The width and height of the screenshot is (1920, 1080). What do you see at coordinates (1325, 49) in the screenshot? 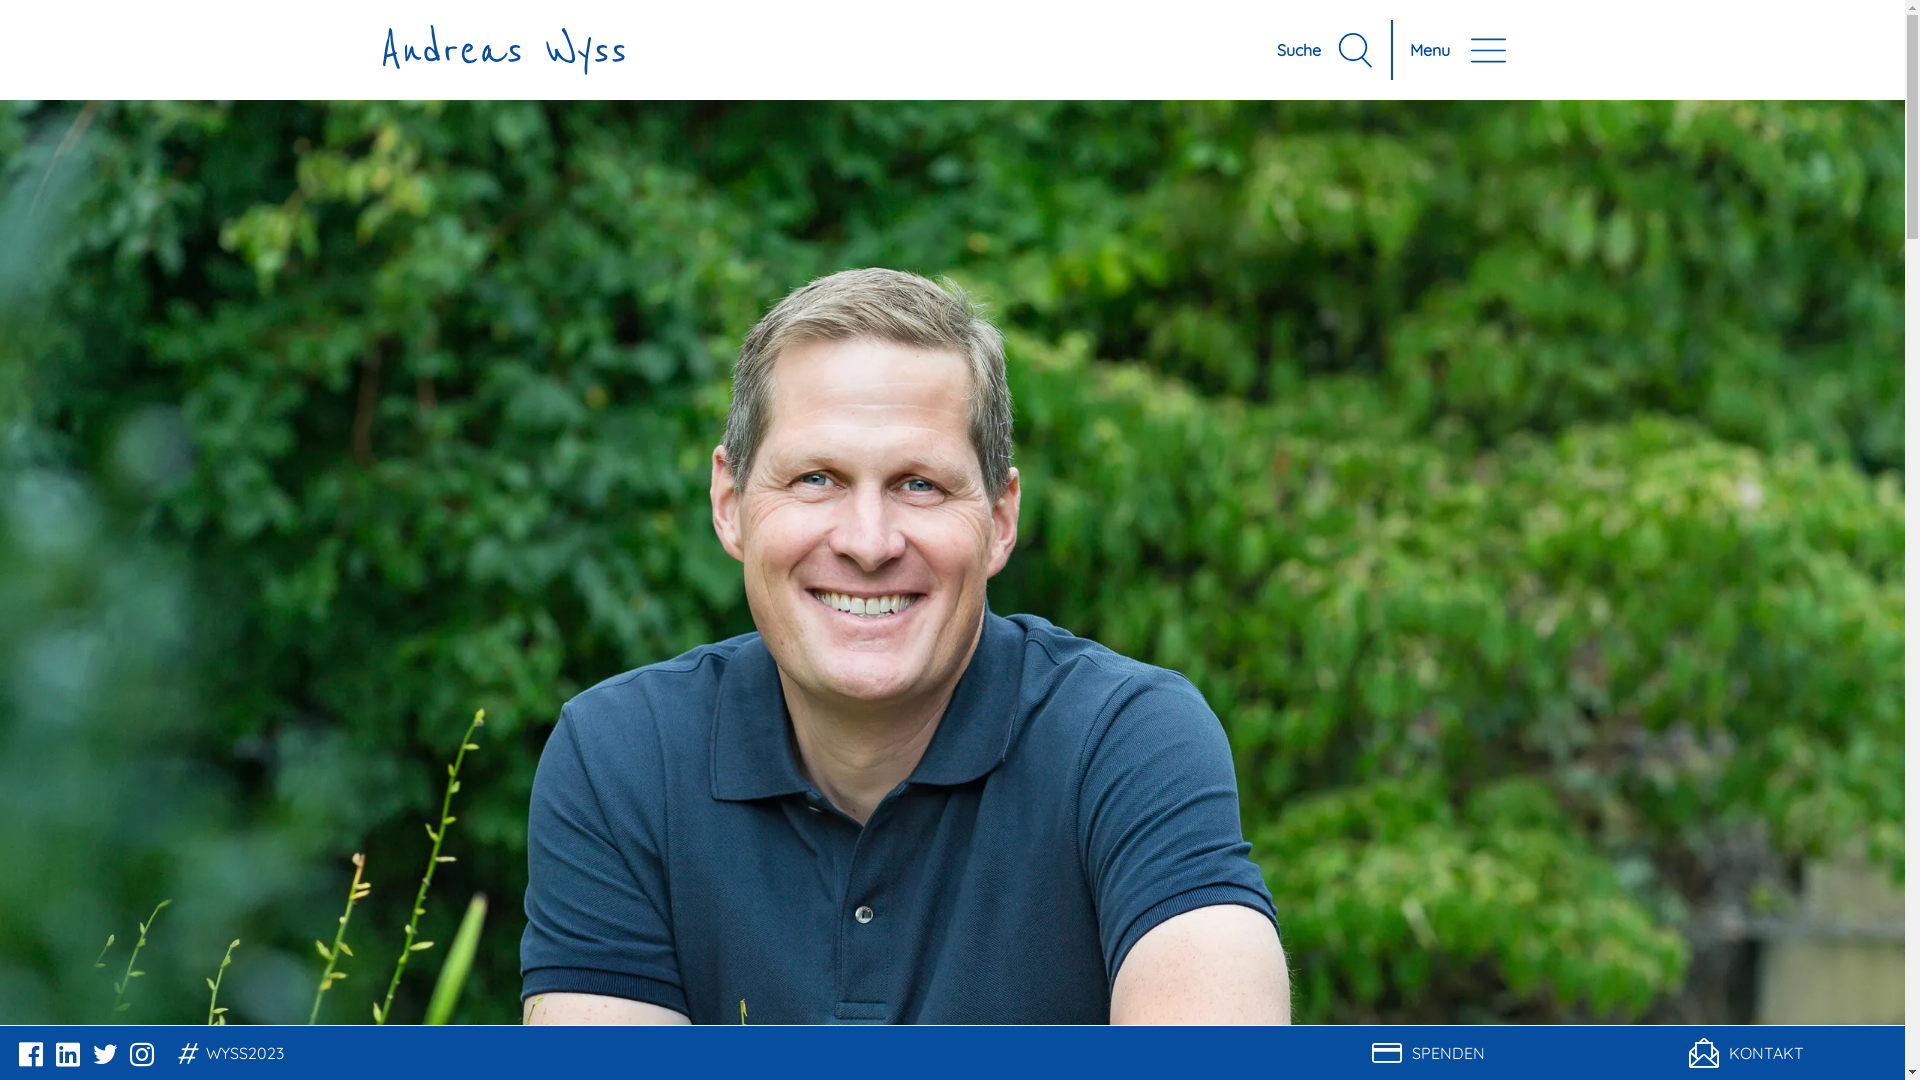
I see `'Suche'` at bounding box center [1325, 49].